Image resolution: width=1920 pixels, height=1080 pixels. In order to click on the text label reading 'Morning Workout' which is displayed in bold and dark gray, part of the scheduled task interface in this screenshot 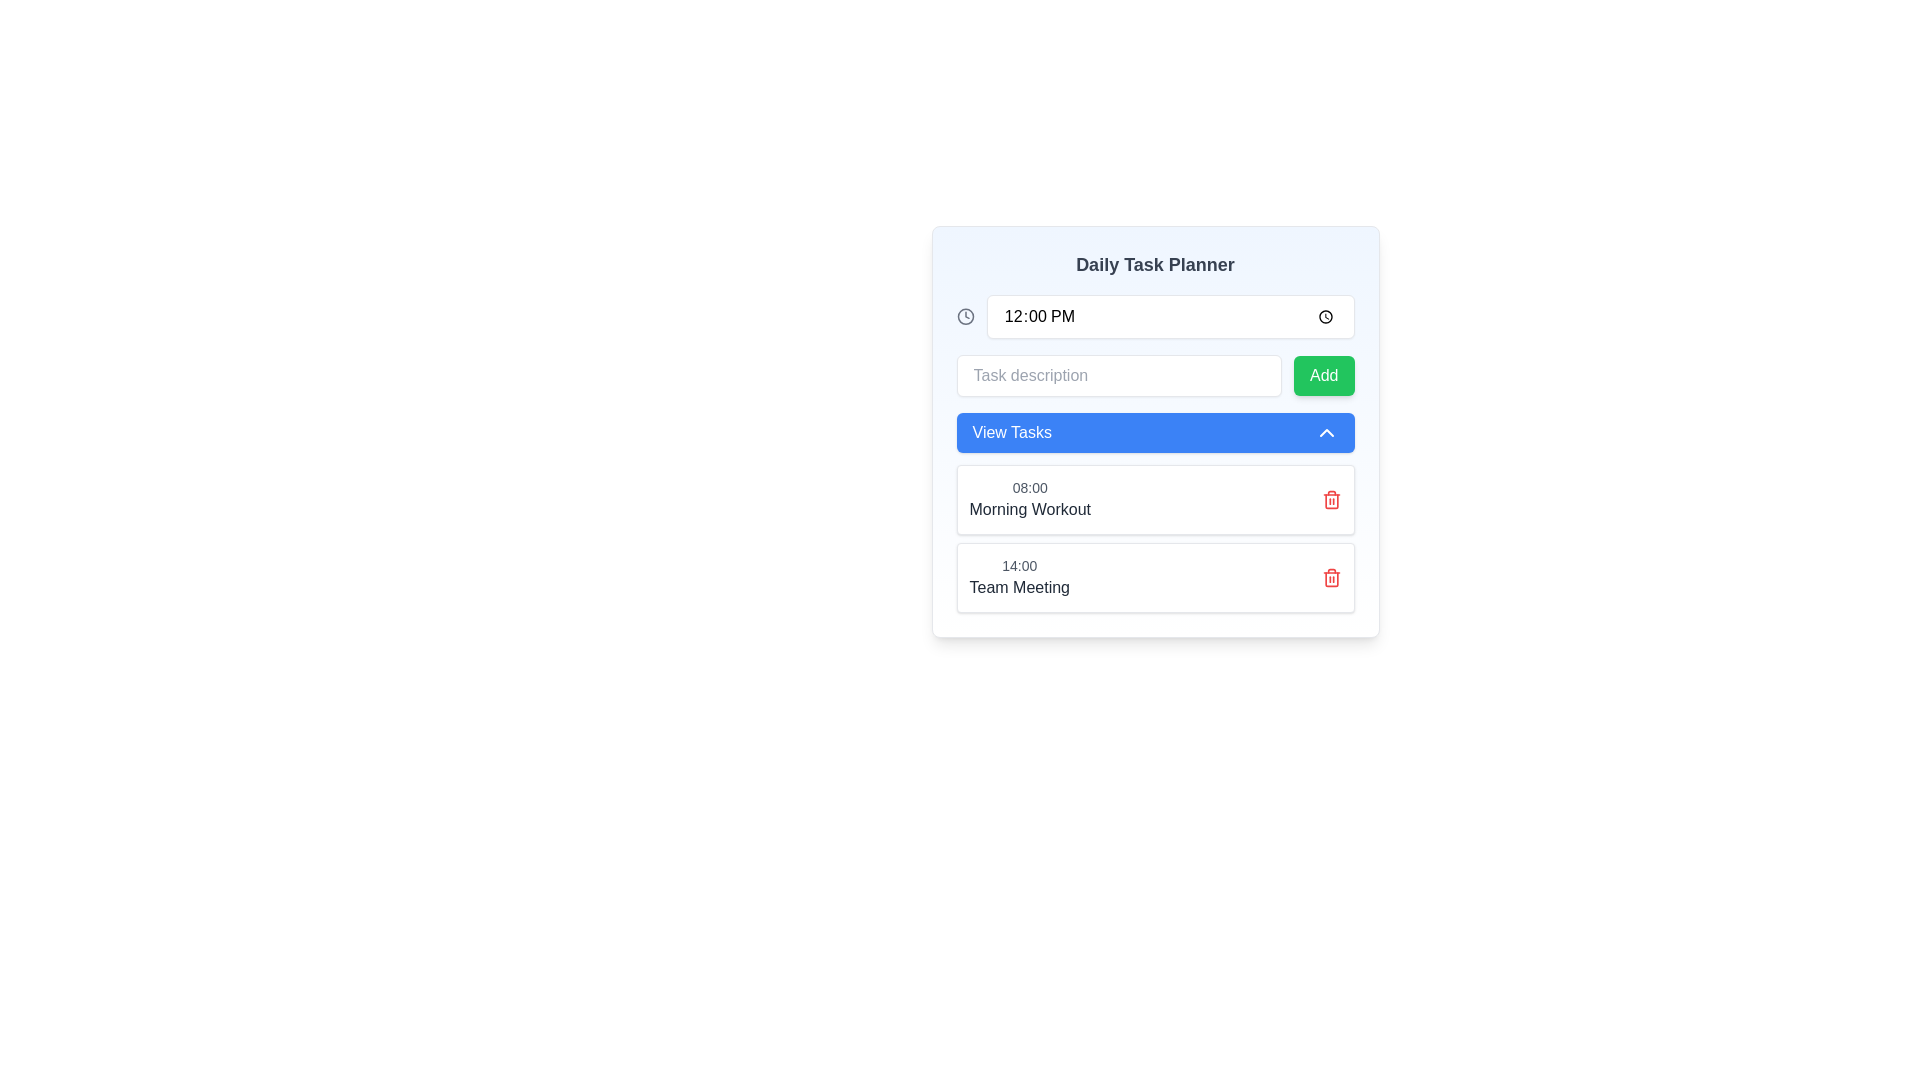, I will do `click(1030, 508)`.